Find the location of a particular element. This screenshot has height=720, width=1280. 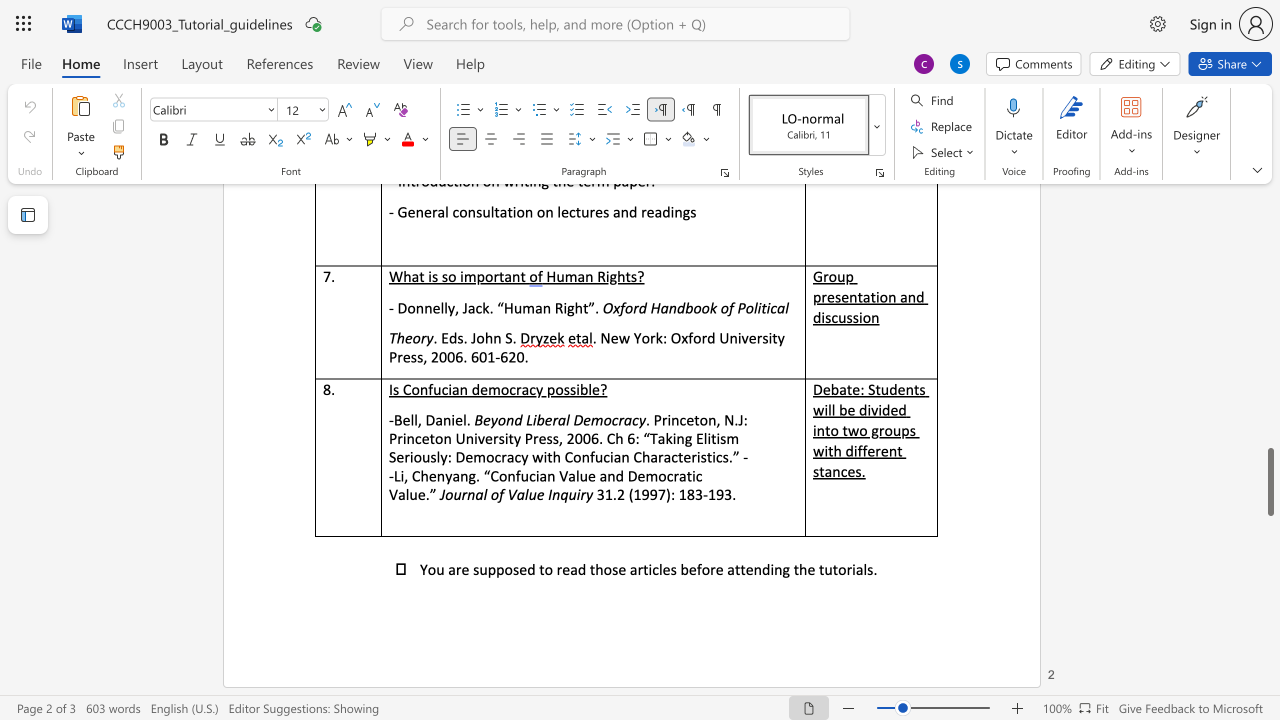

the right-hand scrollbar to ascend the page is located at coordinates (1269, 210).